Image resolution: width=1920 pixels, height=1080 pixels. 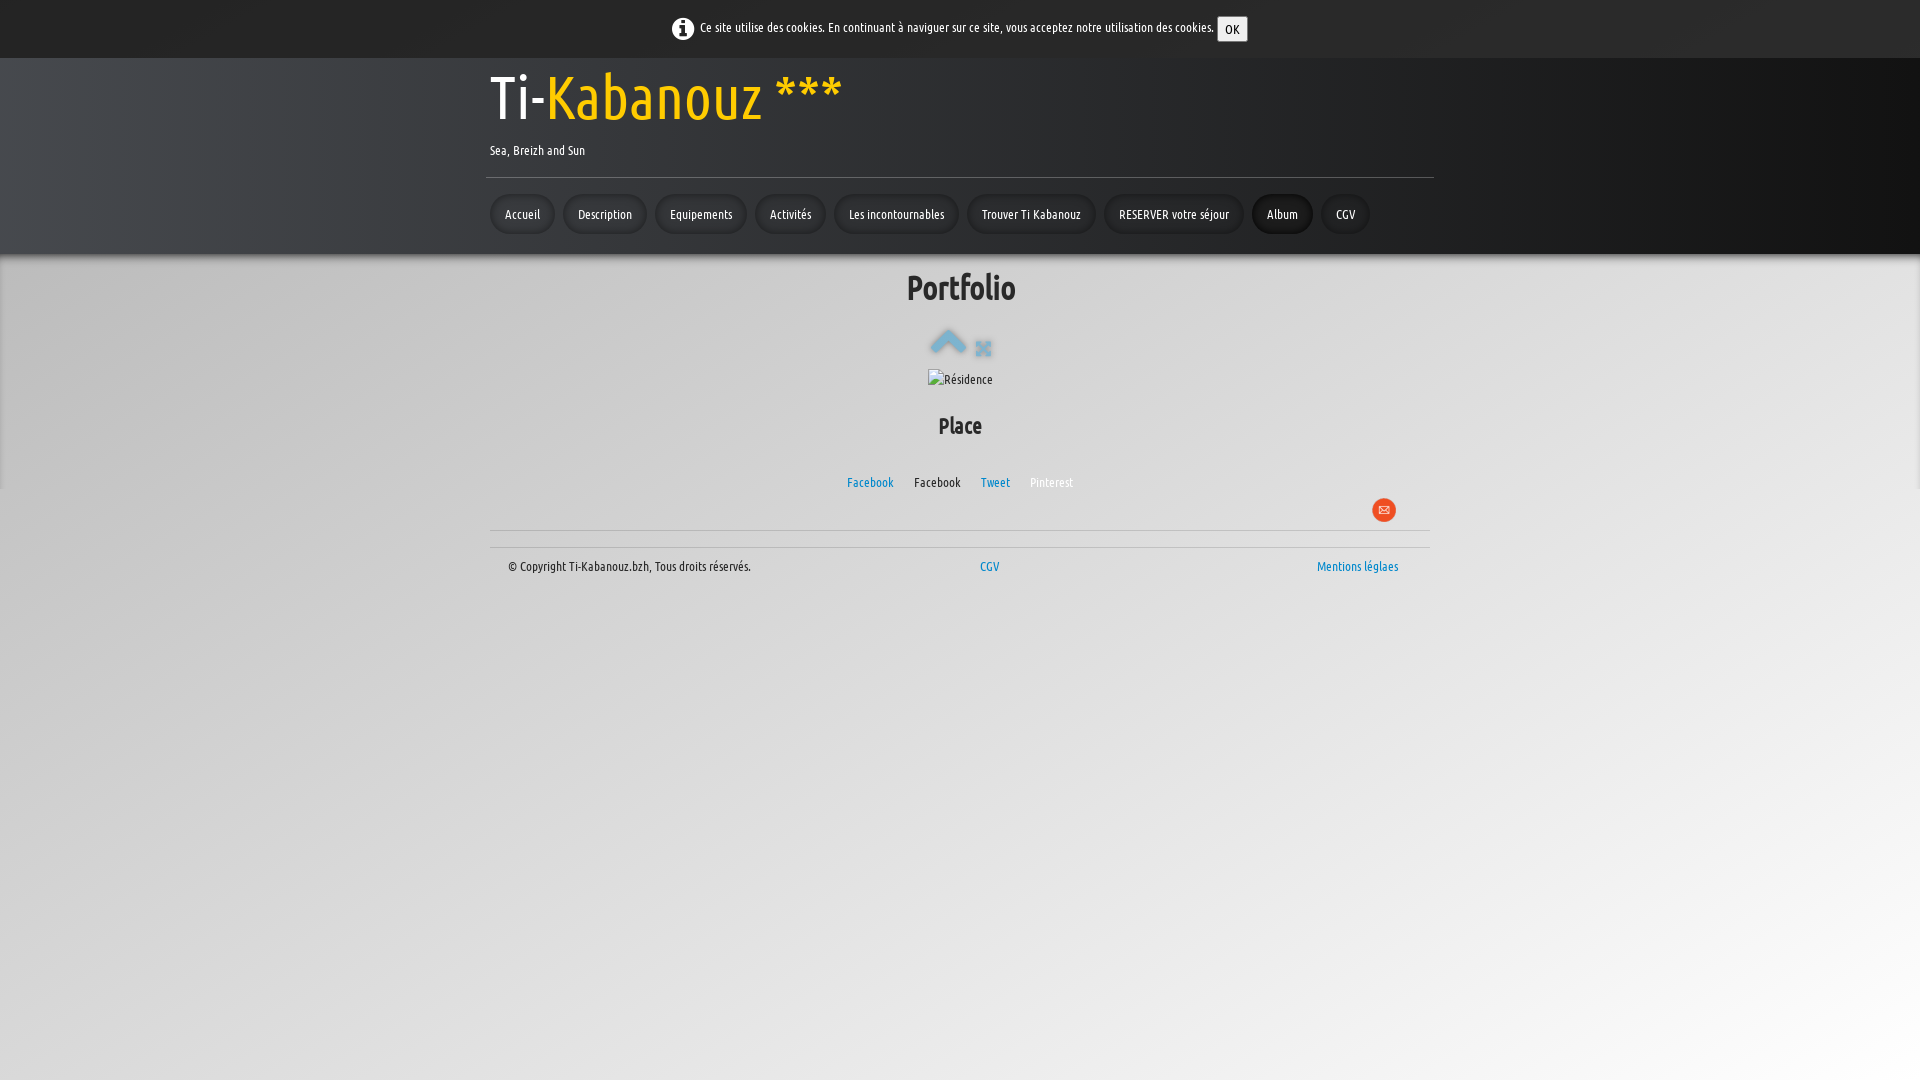 I want to click on 'Les incontournables', so click(x=895, y=213).